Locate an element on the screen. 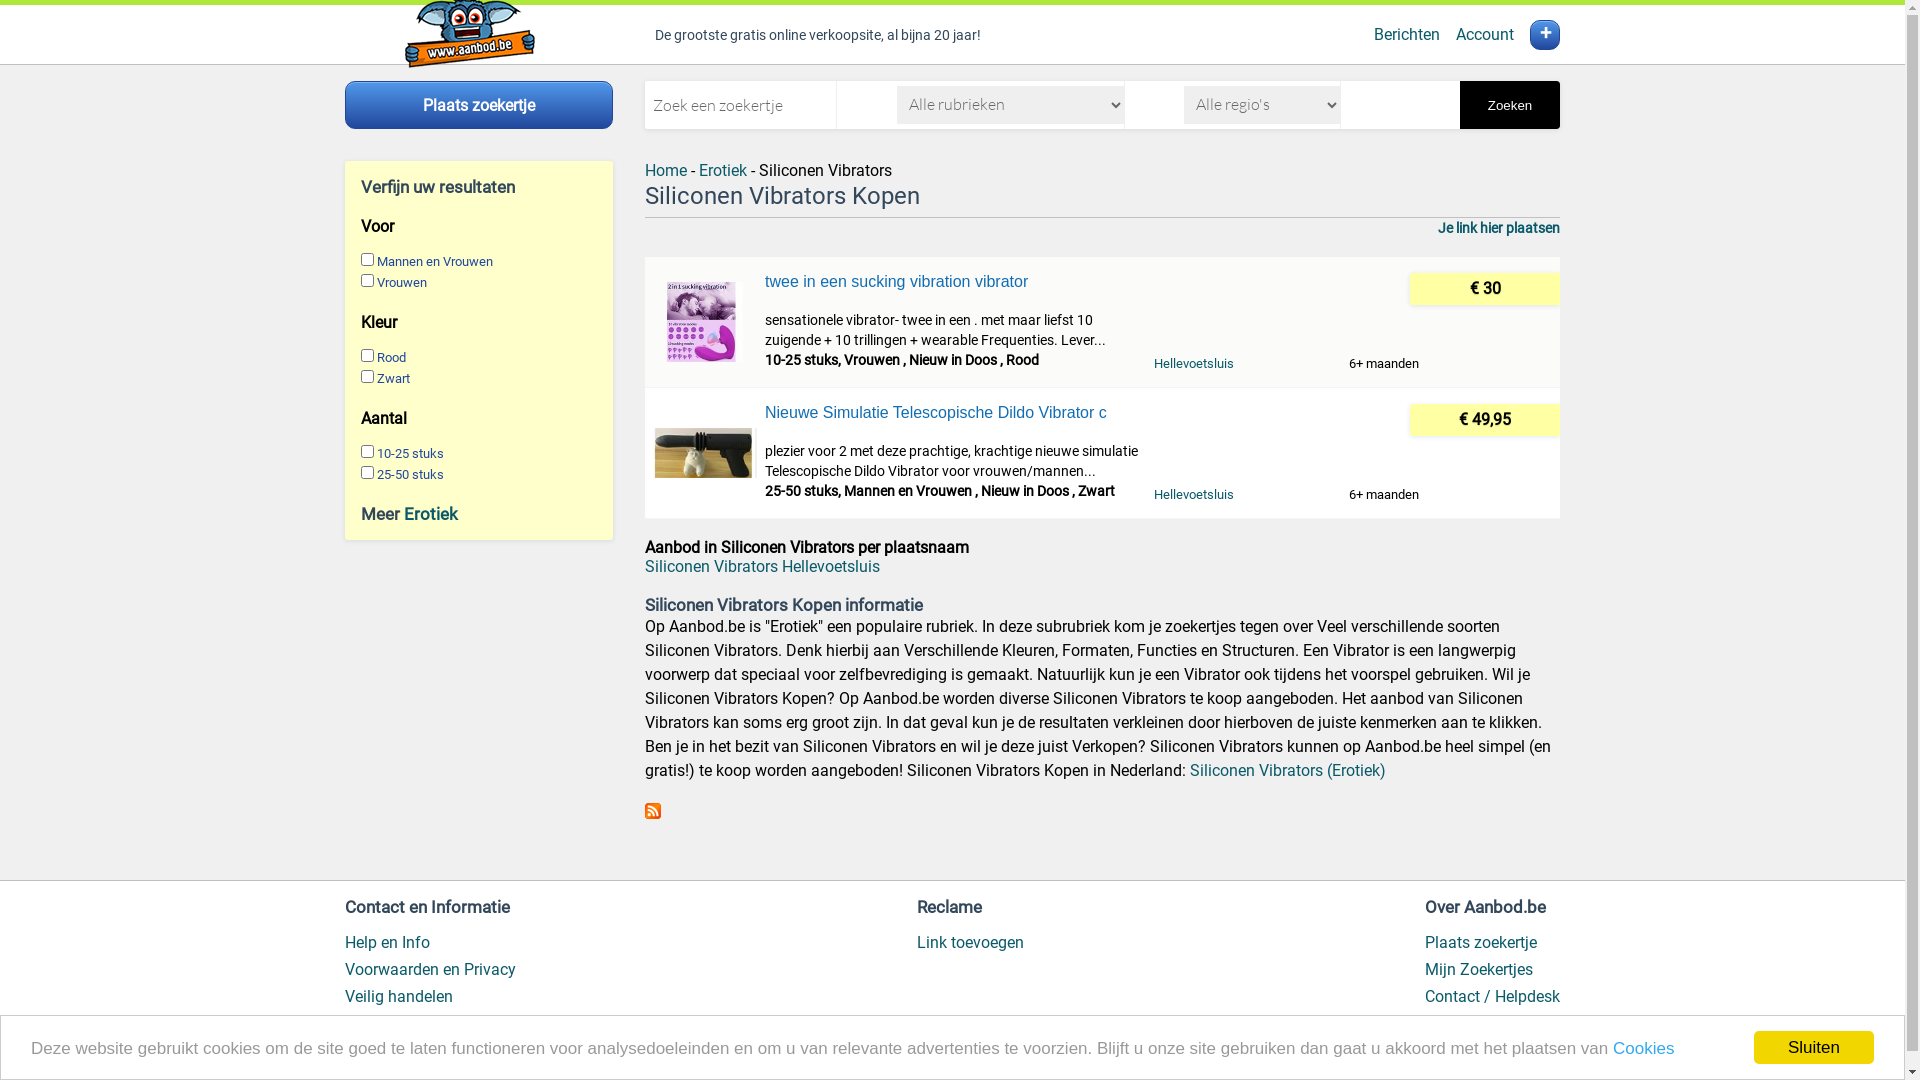 The image size is (1920, 1080). 'Nieuw geplaatst' is located at coordinates (1482, 1023).